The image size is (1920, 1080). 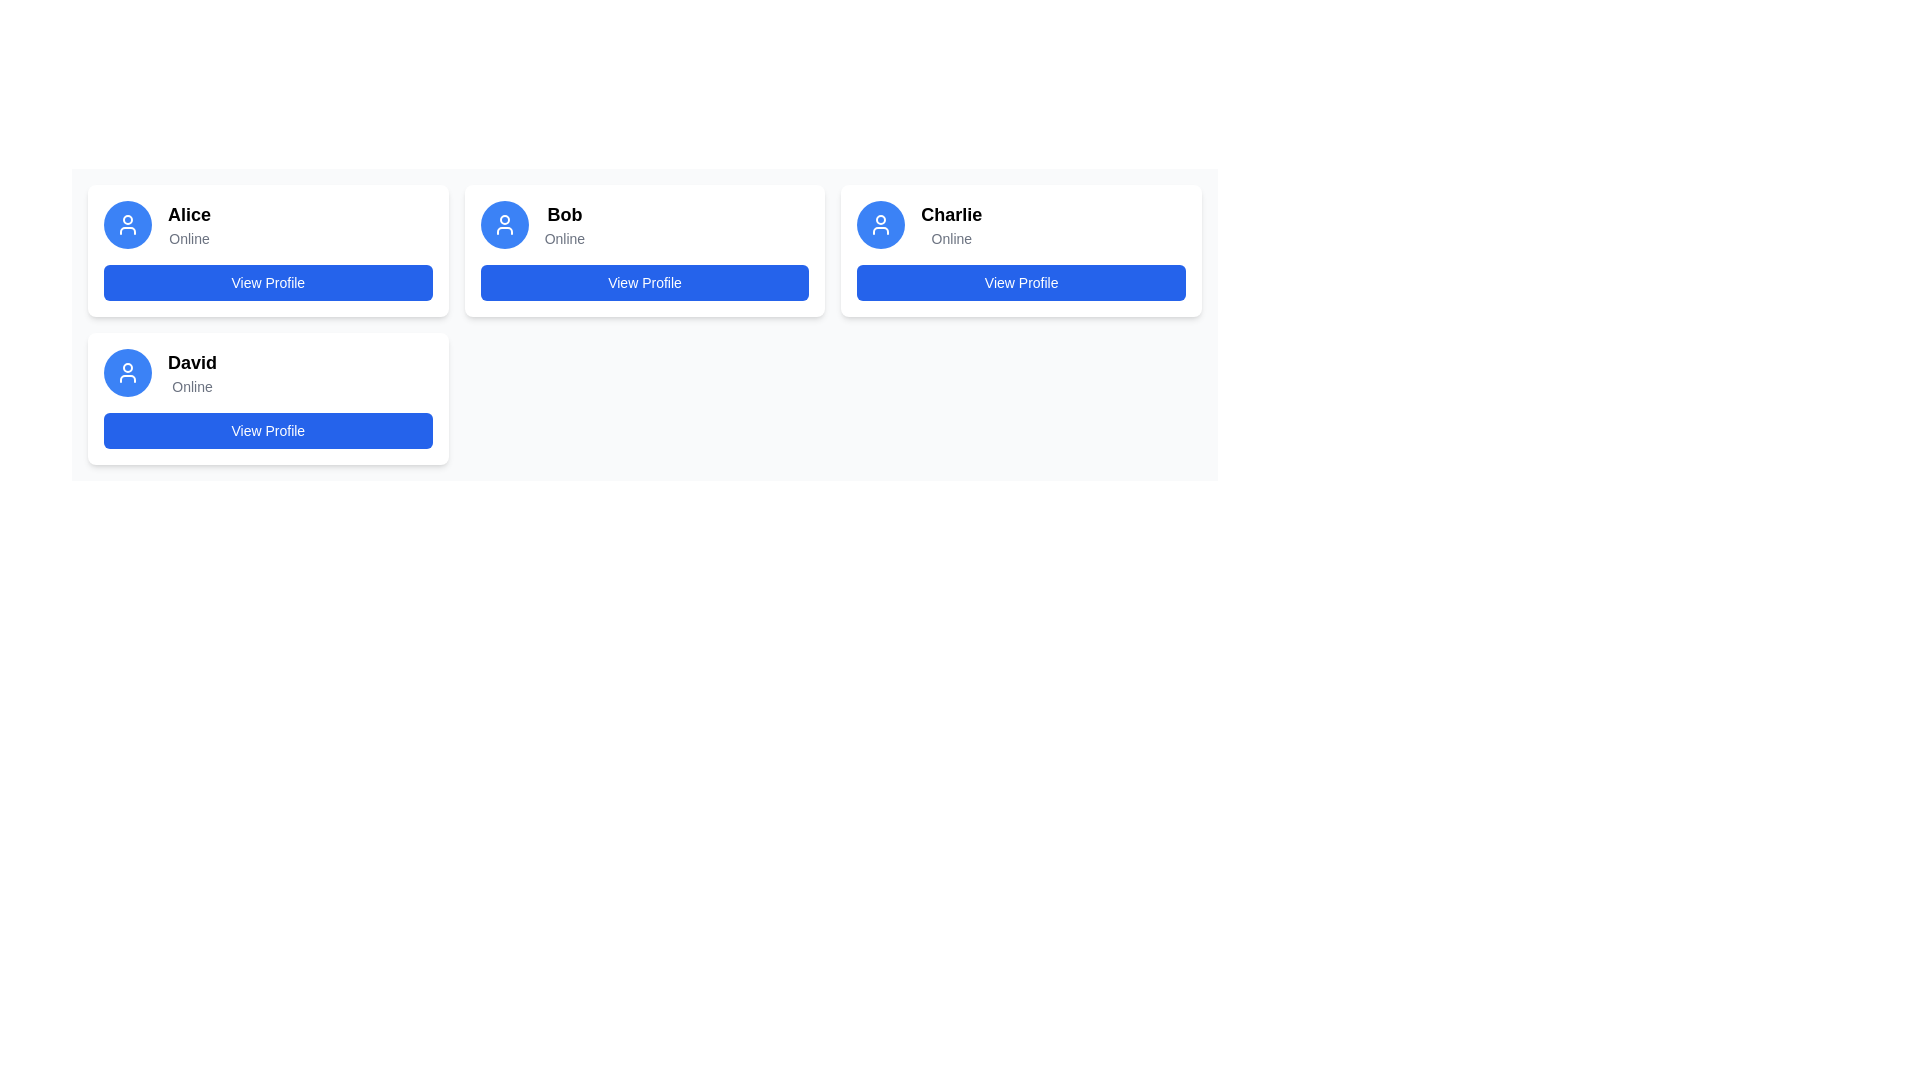 I want to click on the User Avatar of 'David', who is currently 'Online', located in the bottom-left part of the user card grid layout, so click(x=127, y=373).